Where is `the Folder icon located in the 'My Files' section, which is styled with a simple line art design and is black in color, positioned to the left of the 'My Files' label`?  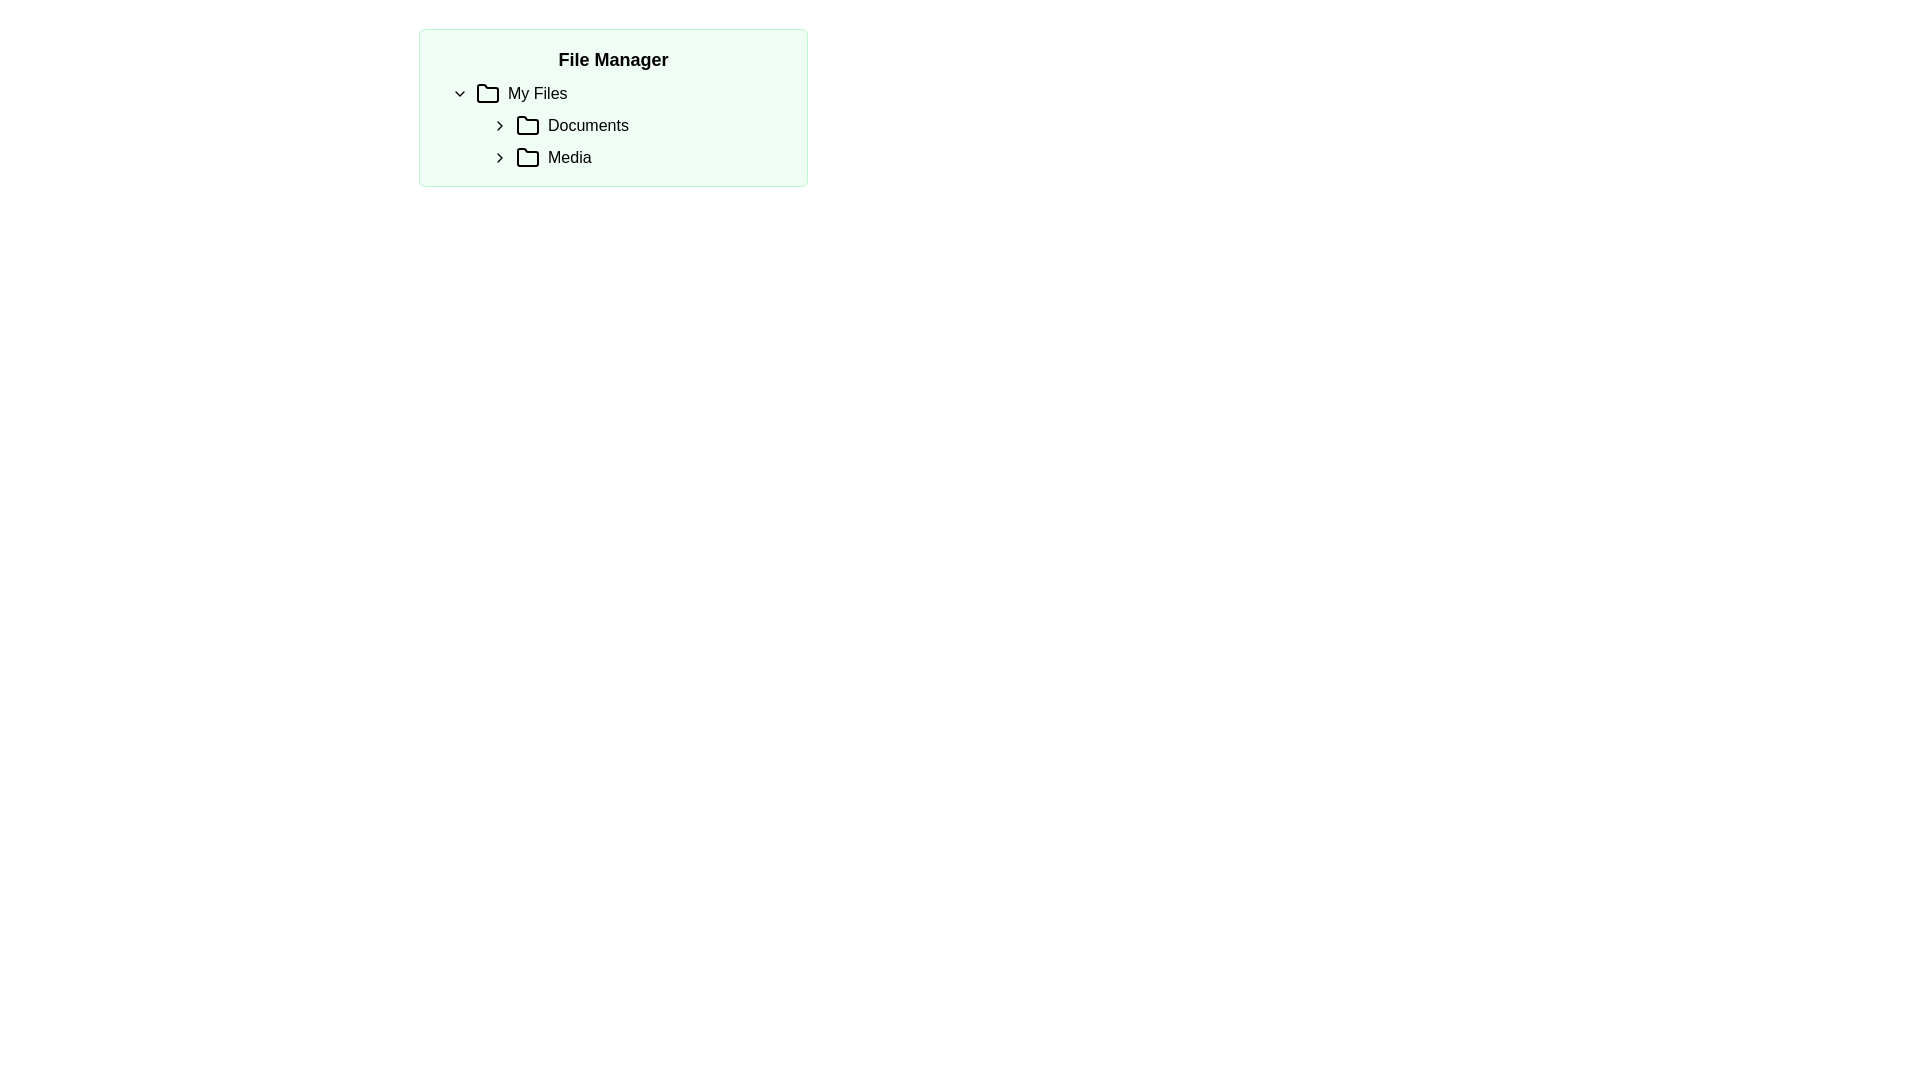 the Folder icon located in the 'My Files' section, which is styled with a simple line art design and is black in color, positioned to the left of the 'My Files' label is located at coordinates (488, 93).